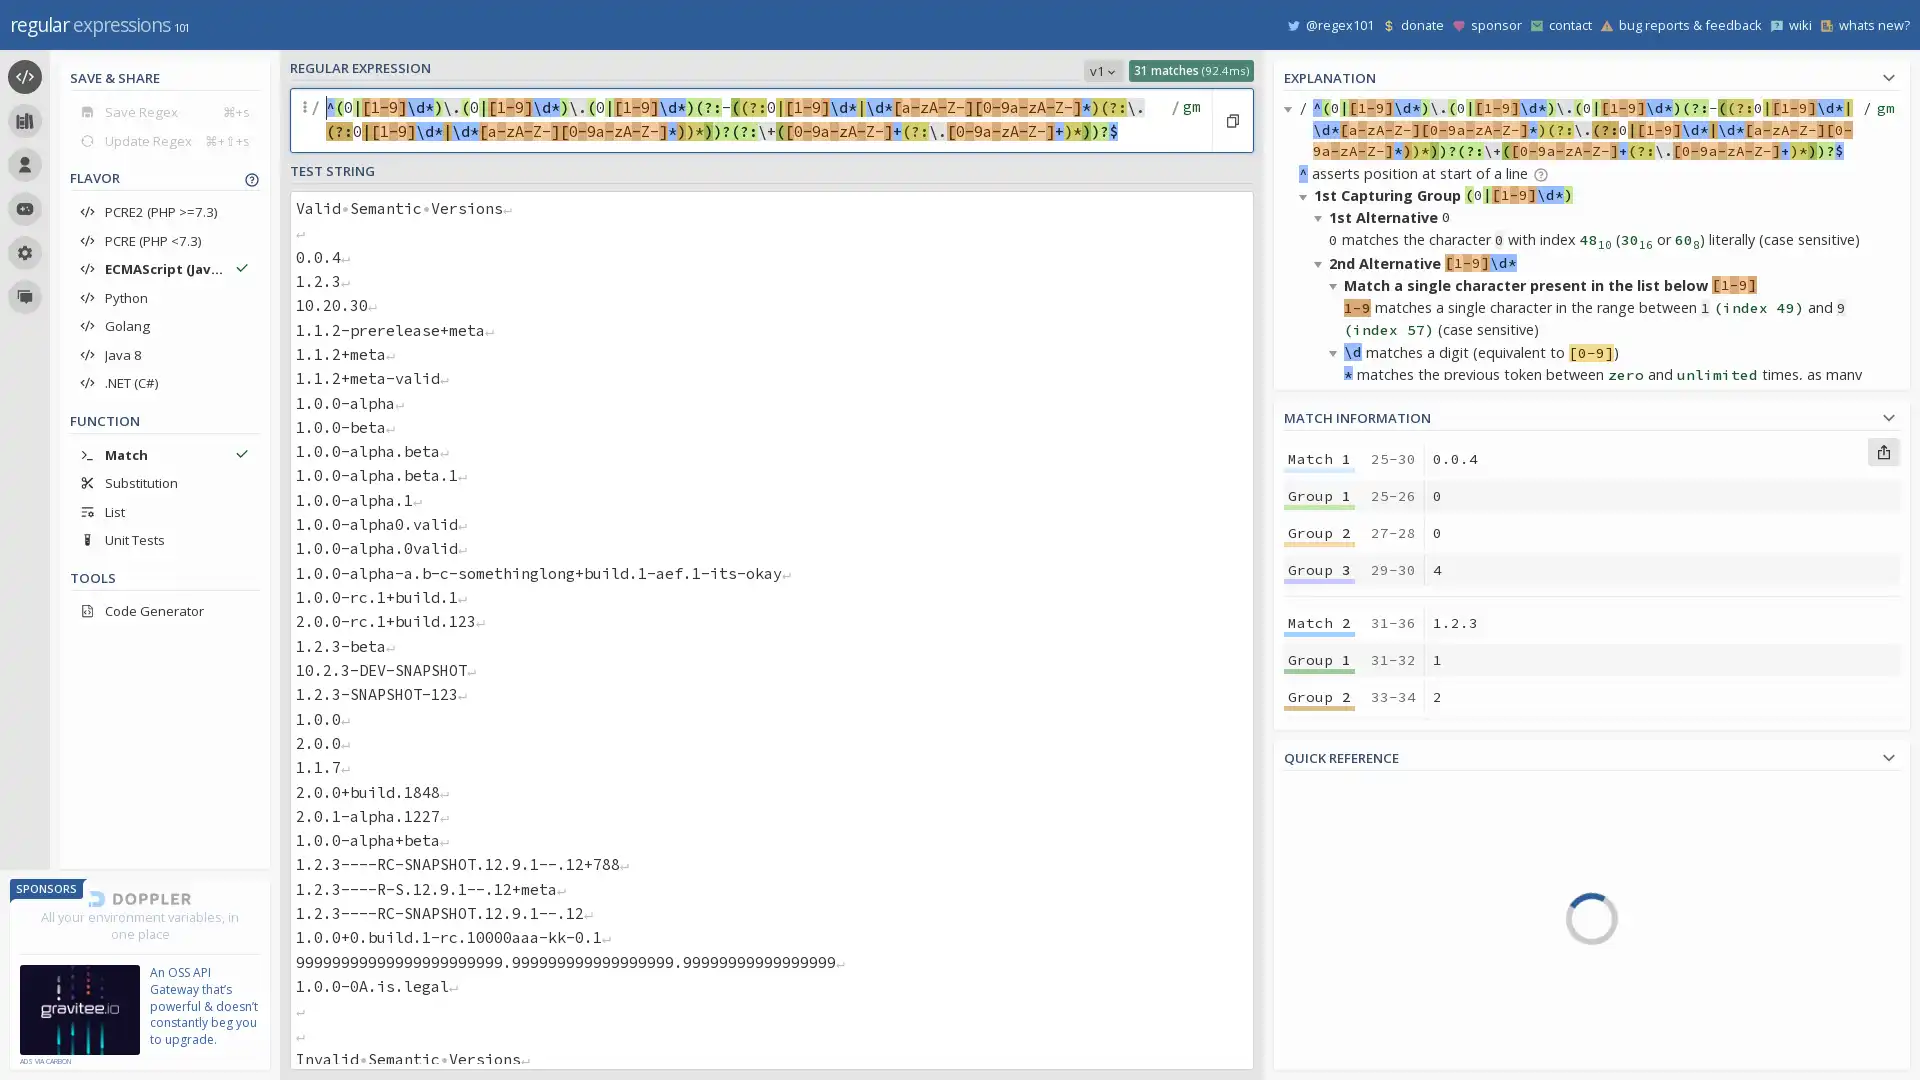  What do you see at coordinates (1691, 820) in the screenshot?
I see `A character except: a, b or c [^abc]` at bounding box center [1691, 820].